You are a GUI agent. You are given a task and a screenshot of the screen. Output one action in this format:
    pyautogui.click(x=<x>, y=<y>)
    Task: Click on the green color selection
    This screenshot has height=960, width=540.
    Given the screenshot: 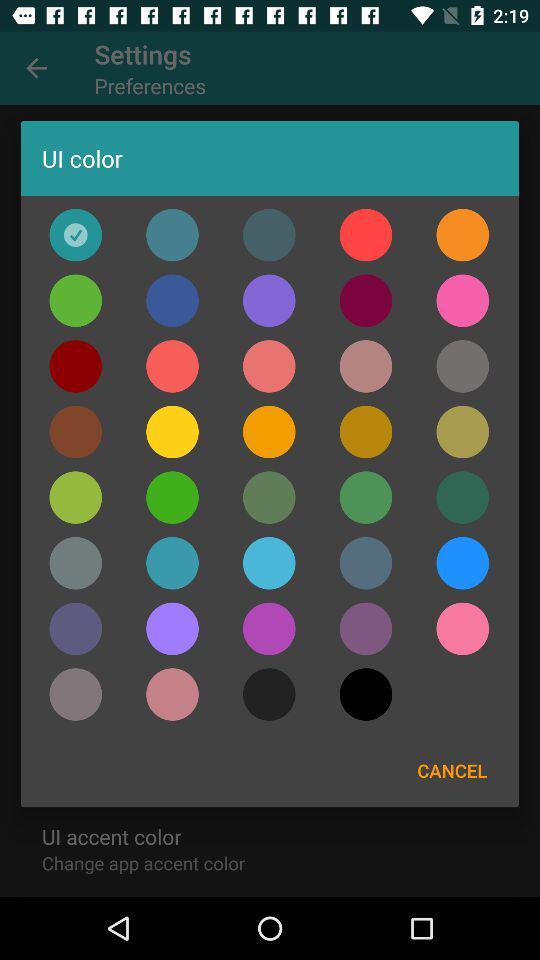 What is the action you would take?
    pyautogui.click(x=462, y=496)
    